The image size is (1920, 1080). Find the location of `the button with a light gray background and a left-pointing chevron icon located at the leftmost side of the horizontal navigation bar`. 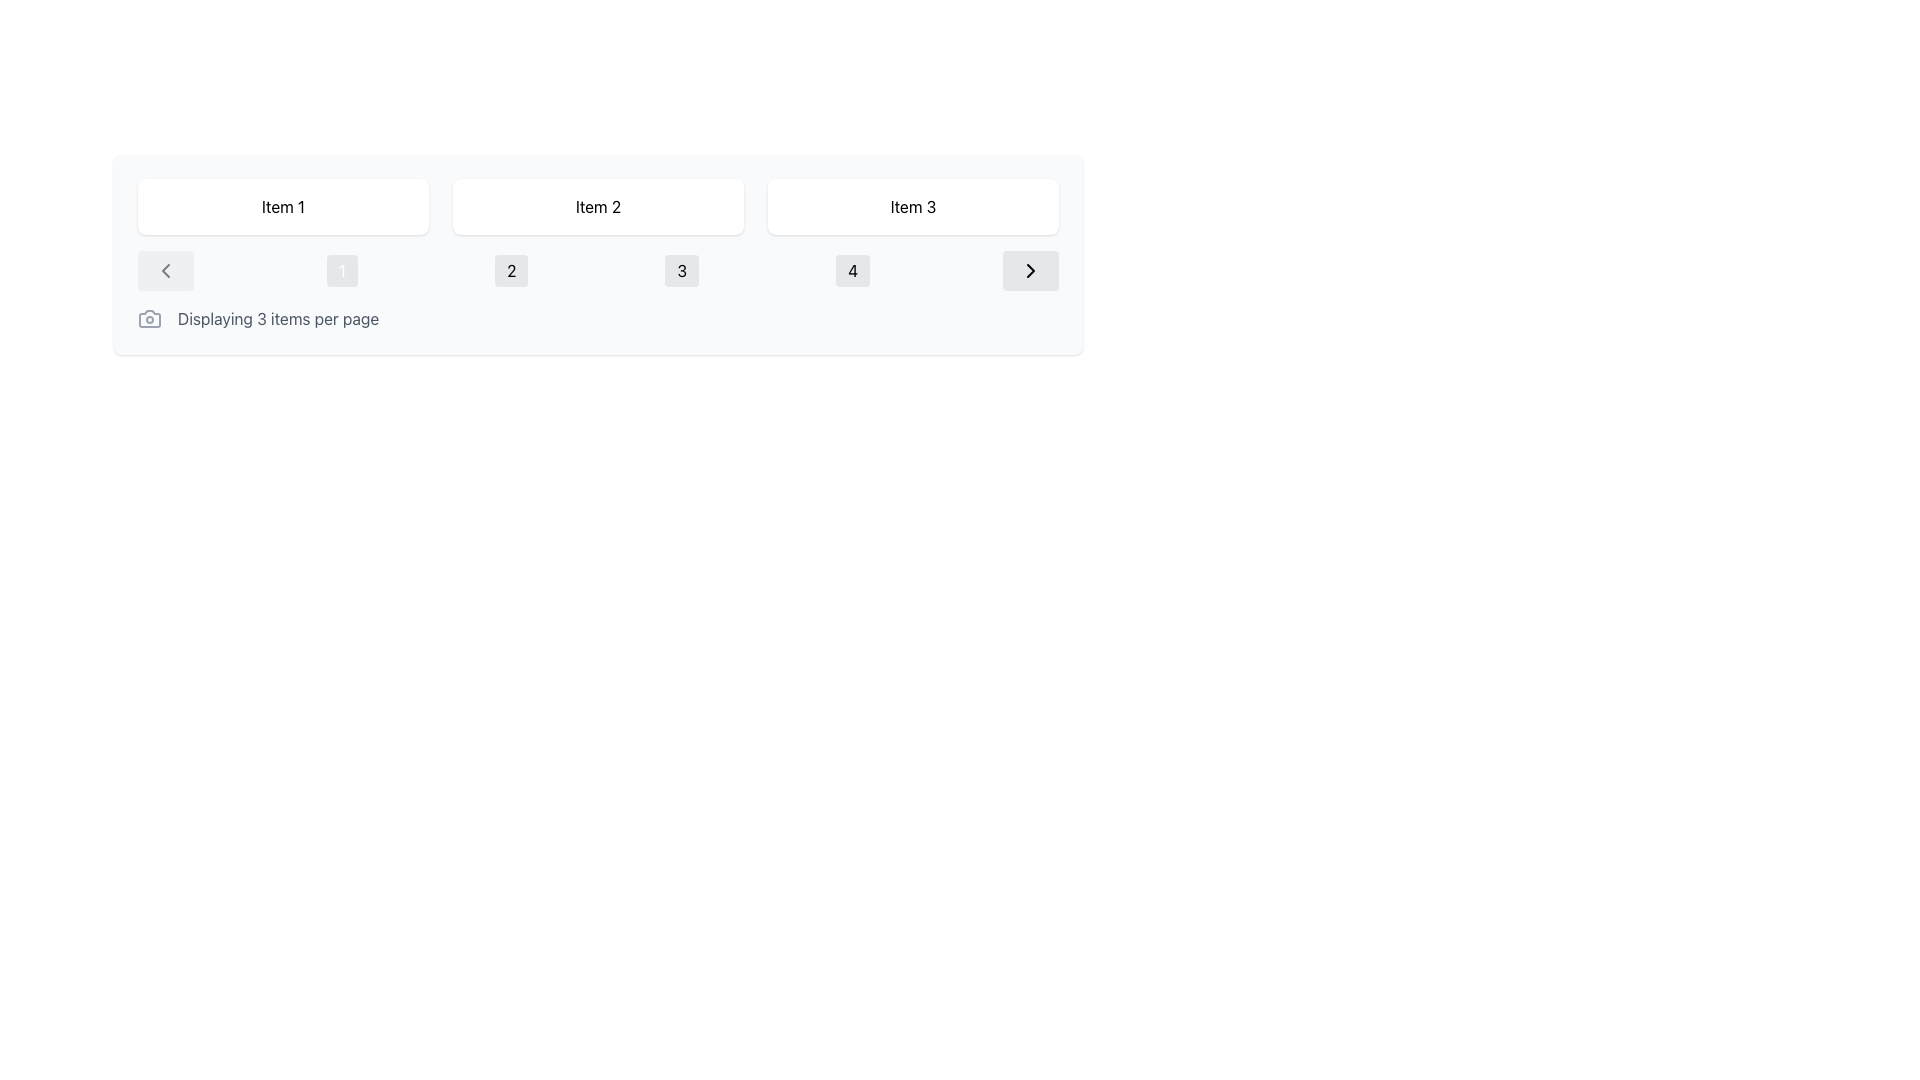

the button with a light gray background and a left-pointing chevron icon located at the leftmost side of the horizontal navigation bar is located at coordinates (166, 270).